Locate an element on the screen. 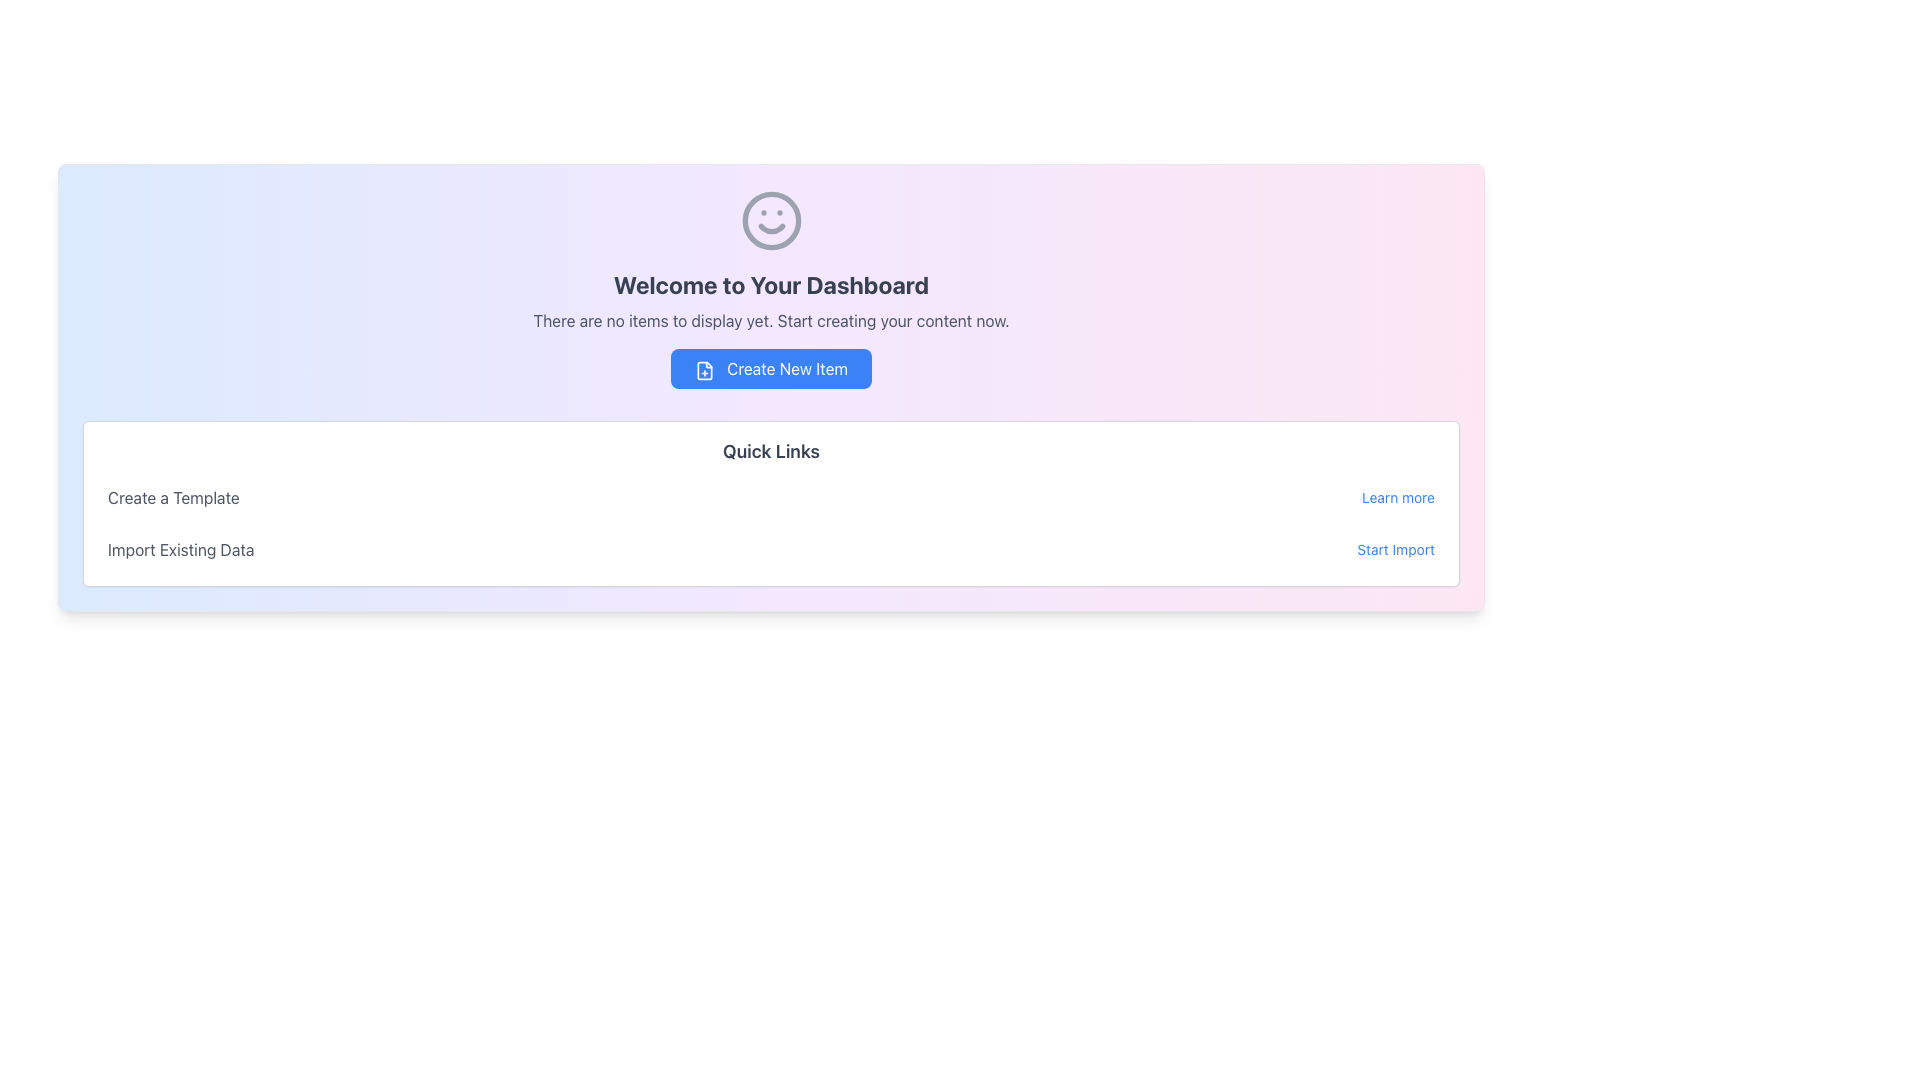 This screenshot has width=1920, height=1080. the small folded file icon with a plus sign located inside the 'Create New Item' button to the left of the button text is located at coordinates (705, 370).